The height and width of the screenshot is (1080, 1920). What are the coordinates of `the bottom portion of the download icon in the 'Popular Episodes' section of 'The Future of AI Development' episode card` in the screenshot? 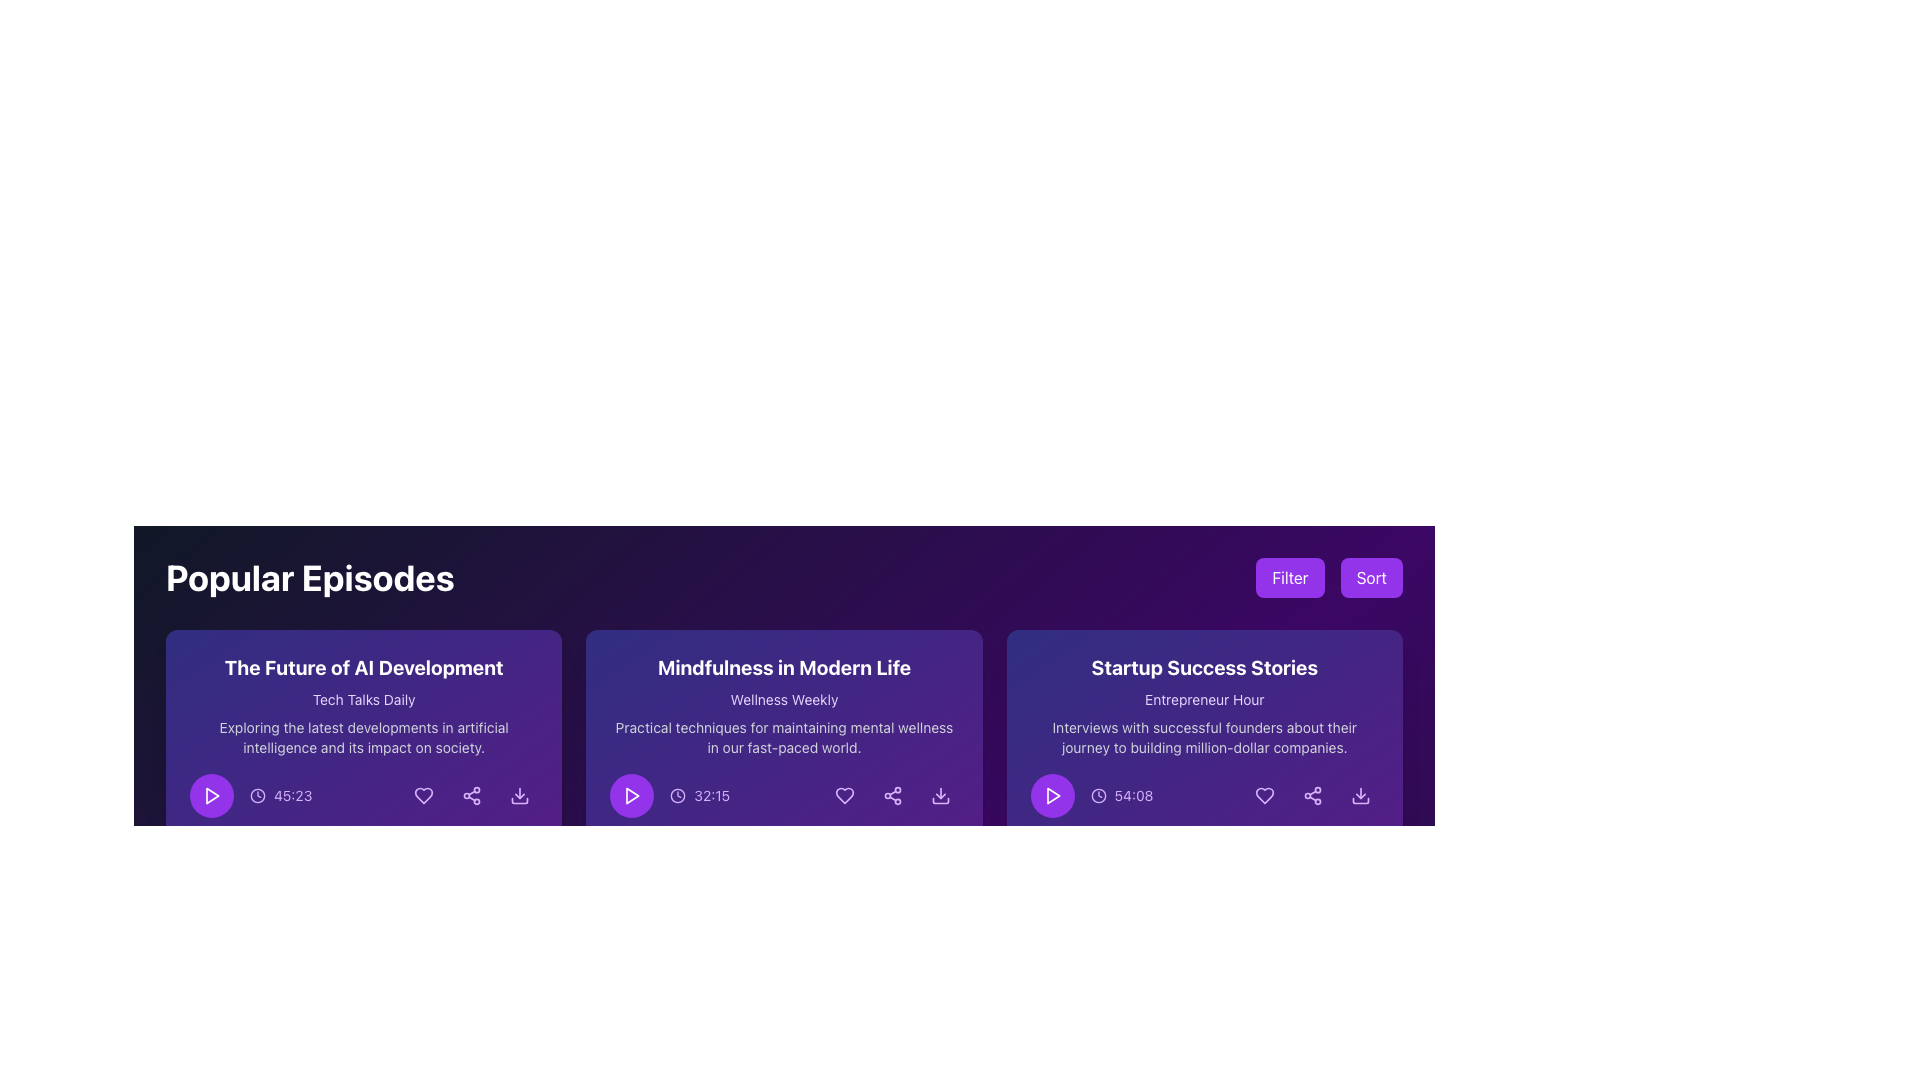 It's located at (520, 800).